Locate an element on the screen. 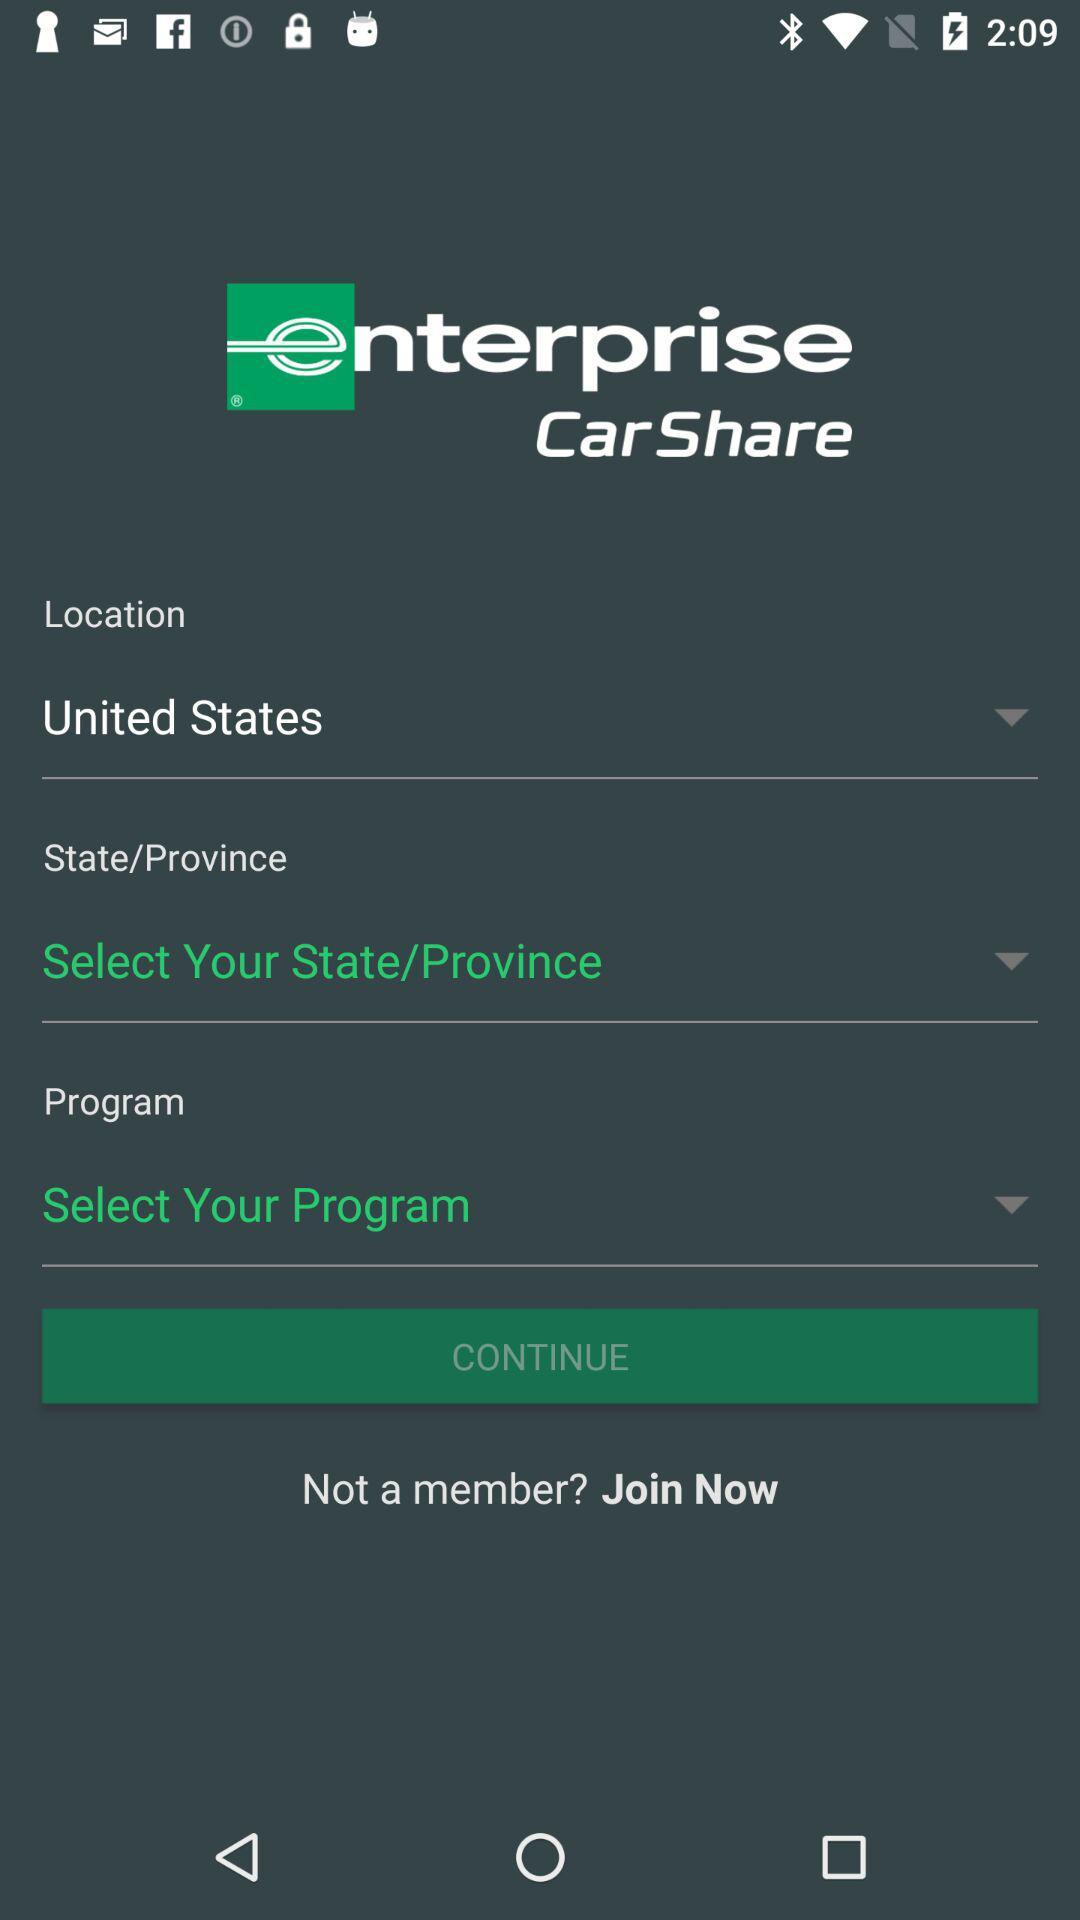 The image size is (1080, 1920). icon below location item is located at coordinates (540, 716).